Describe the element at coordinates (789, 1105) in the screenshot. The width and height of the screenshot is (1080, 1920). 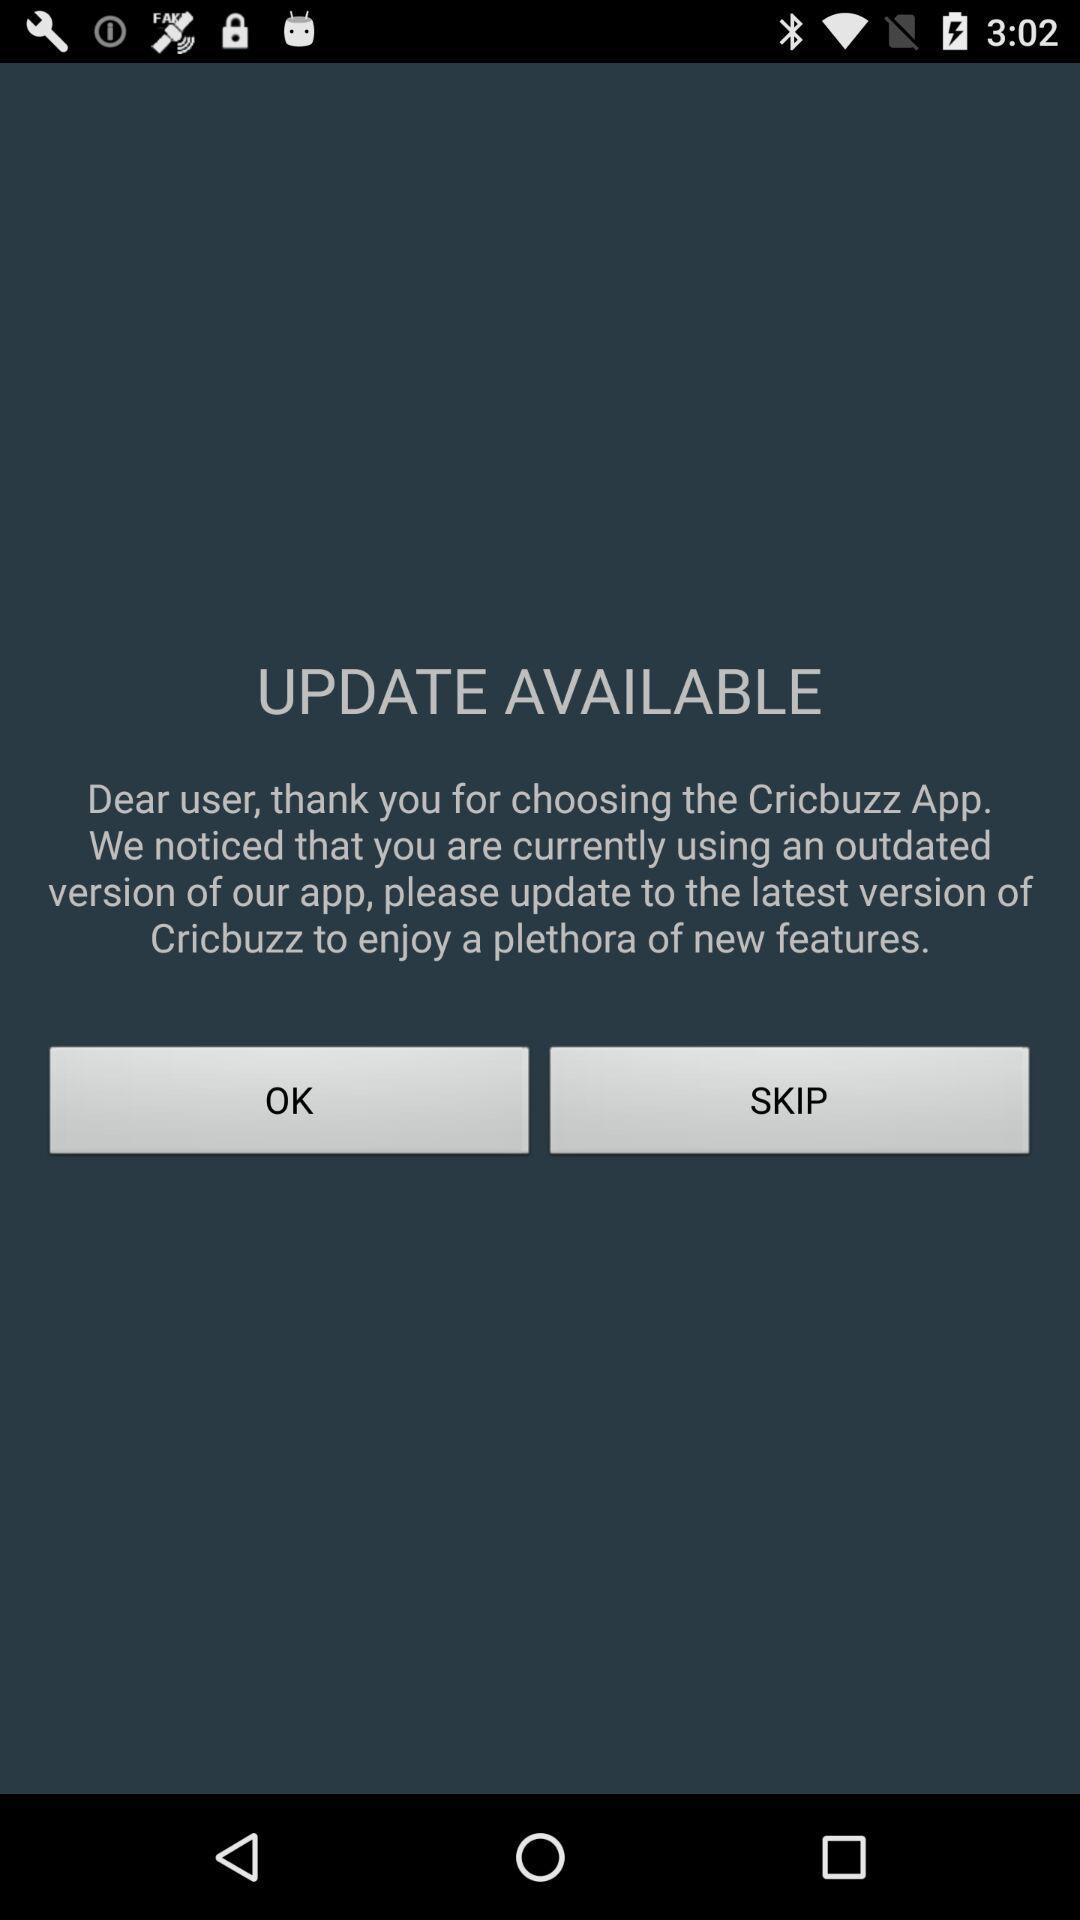
I see `the button on the right` at that location.